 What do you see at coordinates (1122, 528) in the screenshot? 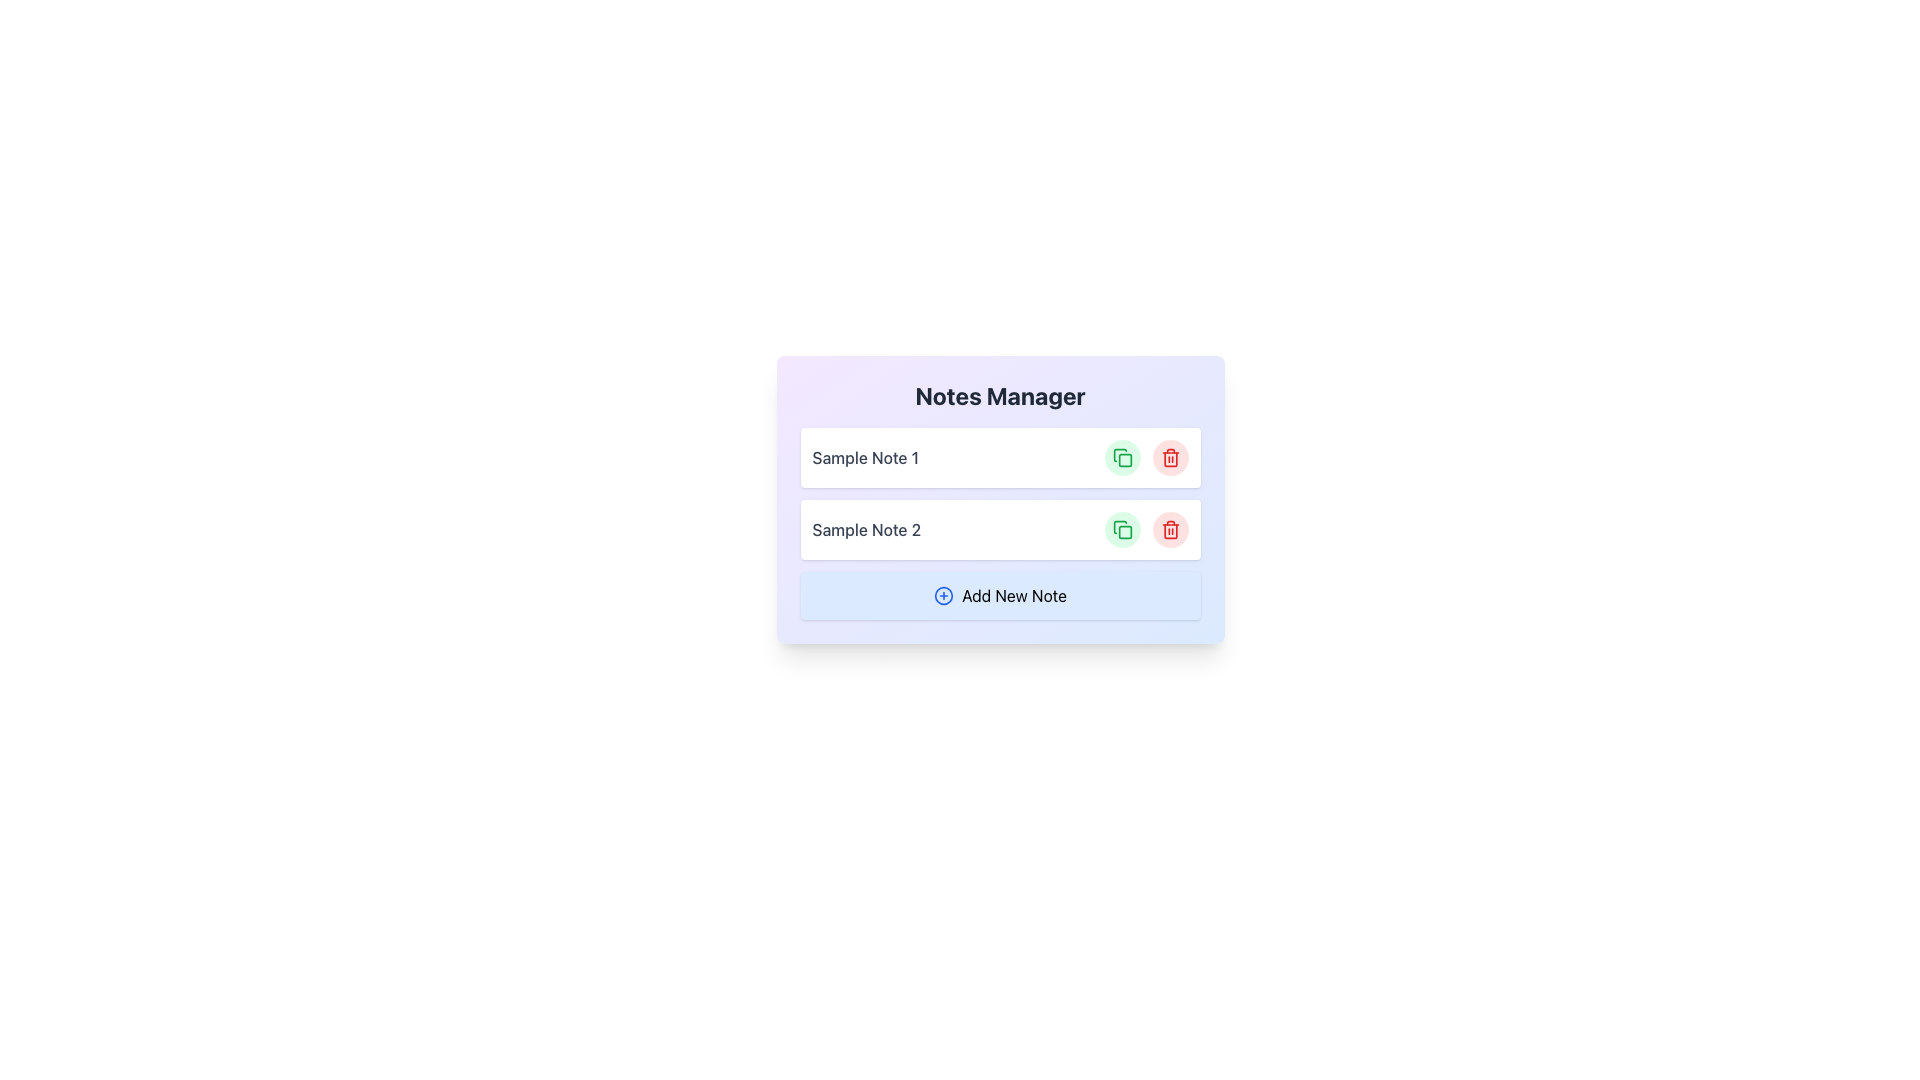
I see `the copy button located at the far right of the 'Sample Note 2' row to duplicate the associated note` at bounding box center [1122, 528].